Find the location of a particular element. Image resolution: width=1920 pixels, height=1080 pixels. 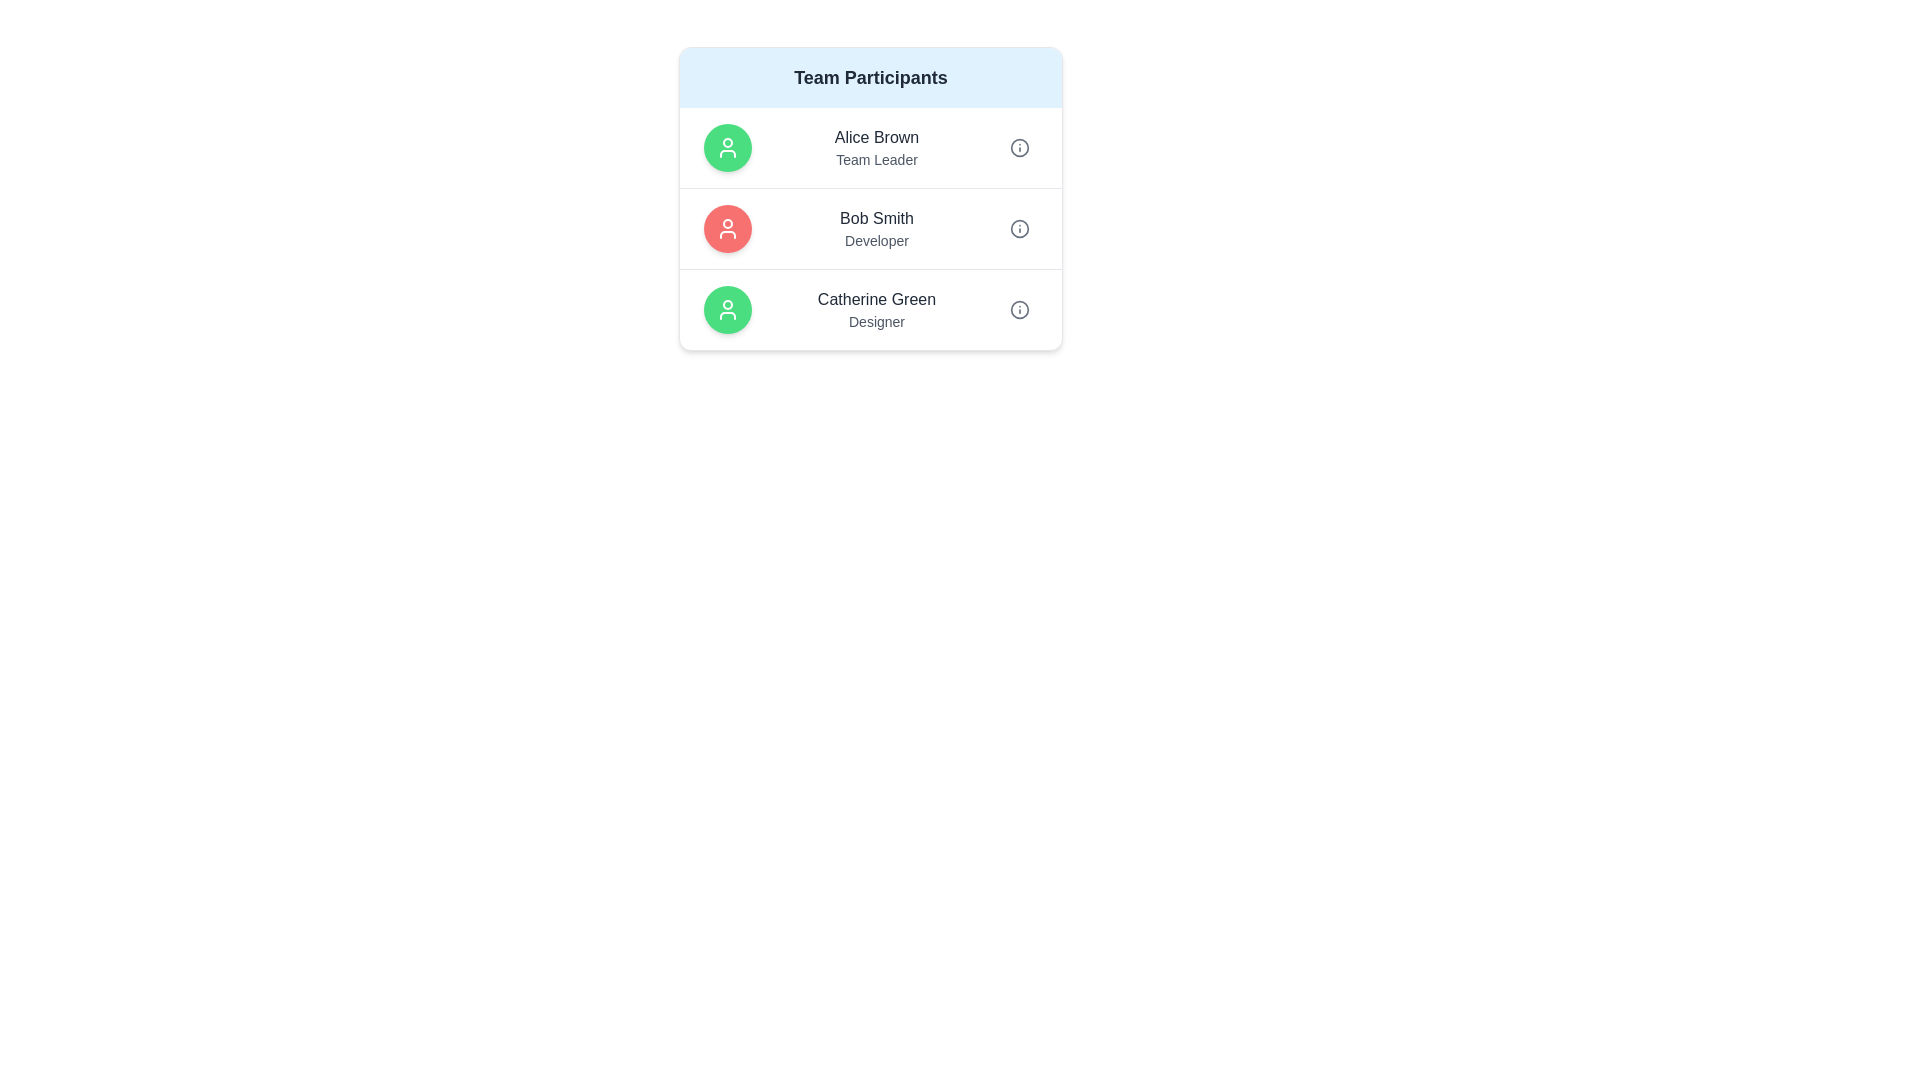

the small circular gray button with an information icon in the 'Catherine Green Designer' list item in the 'Team Participants' section is located at coordinates (1019, 309).